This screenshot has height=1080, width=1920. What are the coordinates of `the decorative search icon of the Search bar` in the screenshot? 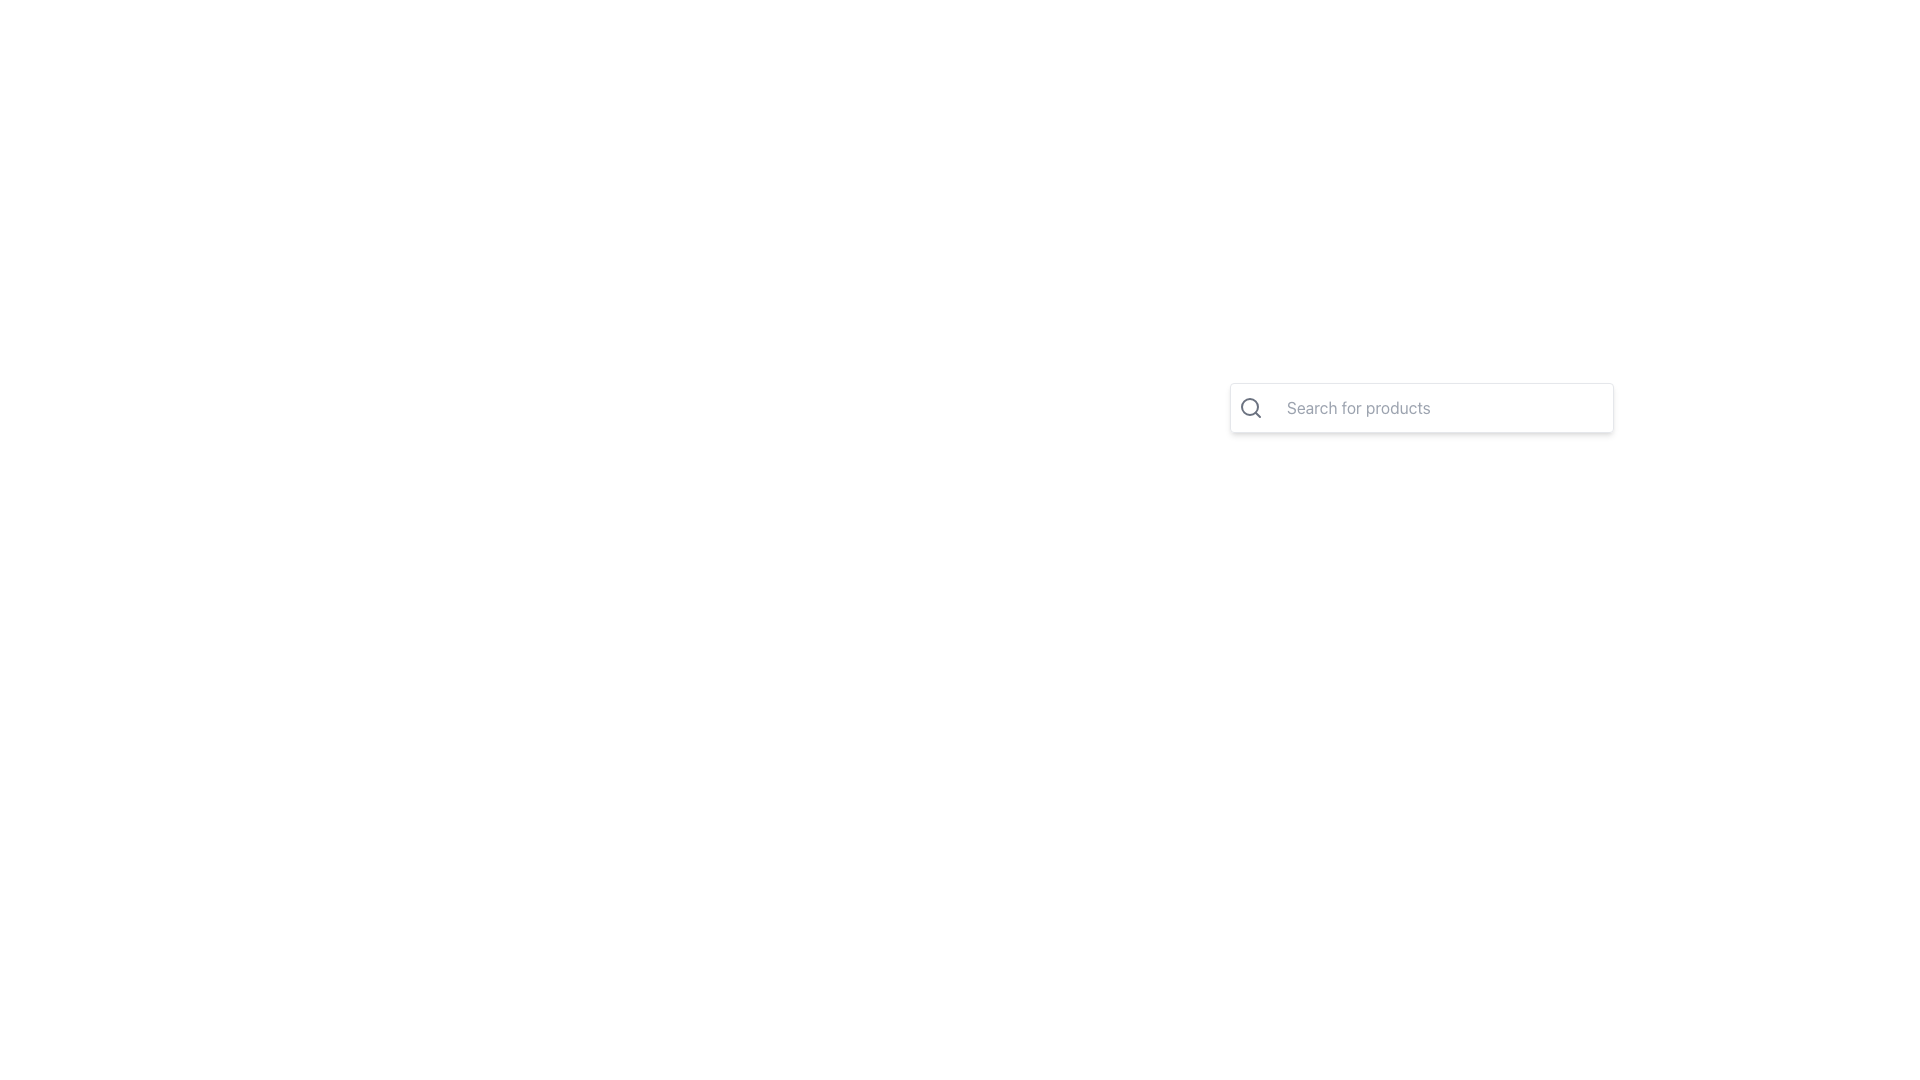 It's located at (1420, 419).